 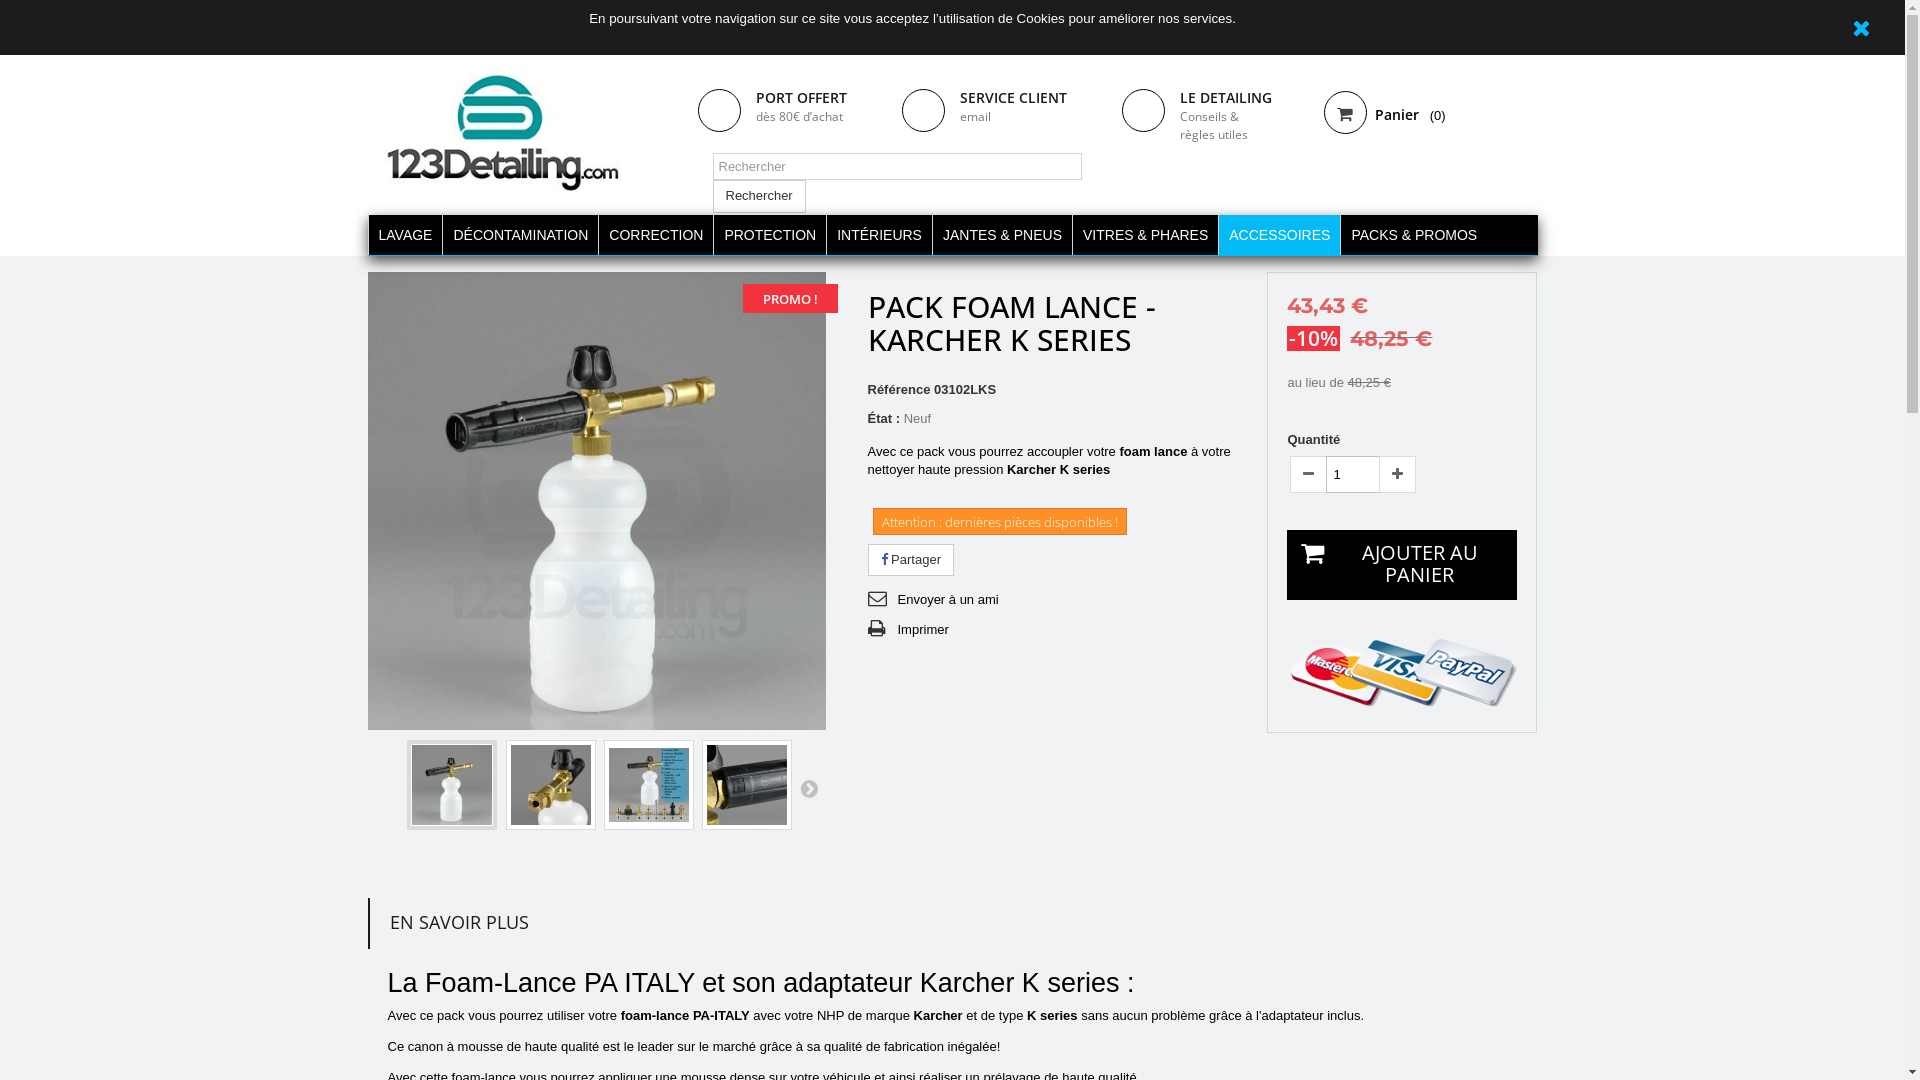 I want to click on 'ACCESSOIRES', so click(x=1277, y=234).